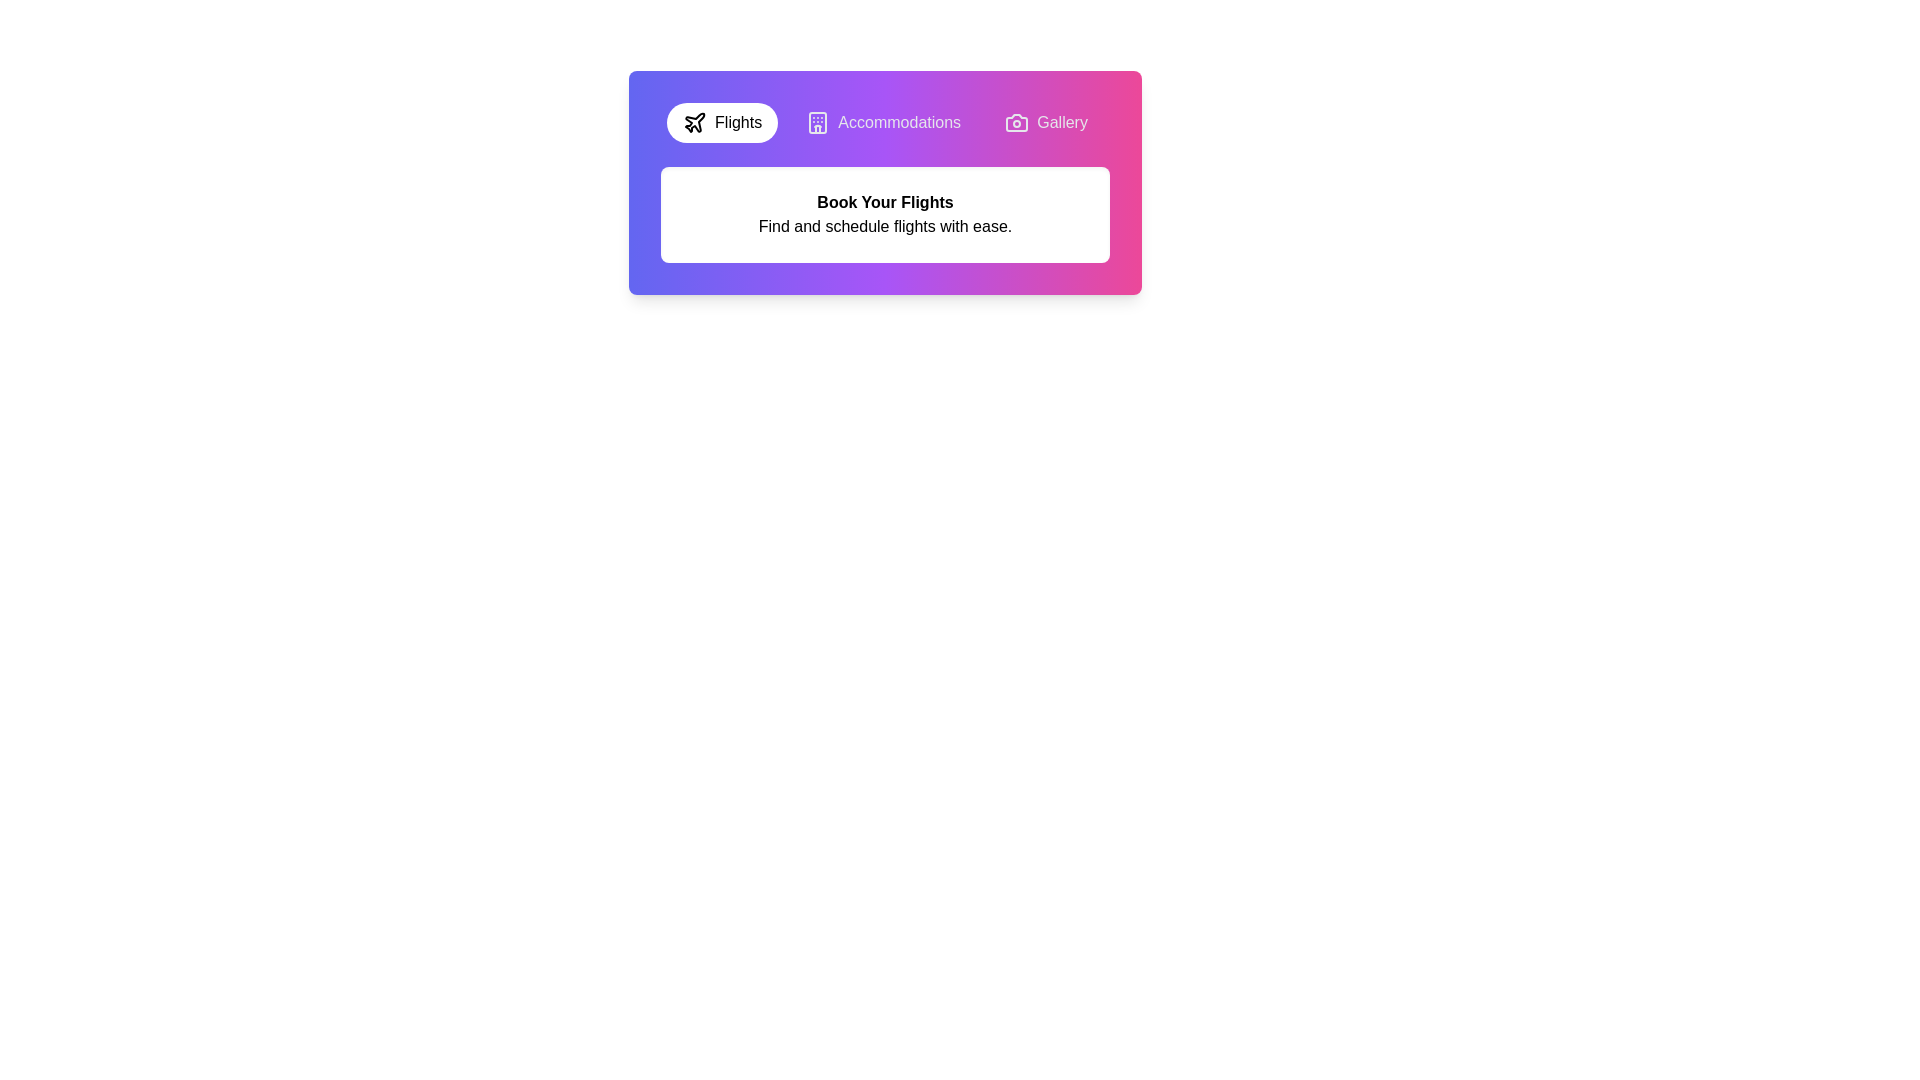 The height and width of the screenshot is (1080, 1920). Describe the element at coordinates (1045, 123) in the screenshot. I see `the tab corresponding to Gallery` at that location.